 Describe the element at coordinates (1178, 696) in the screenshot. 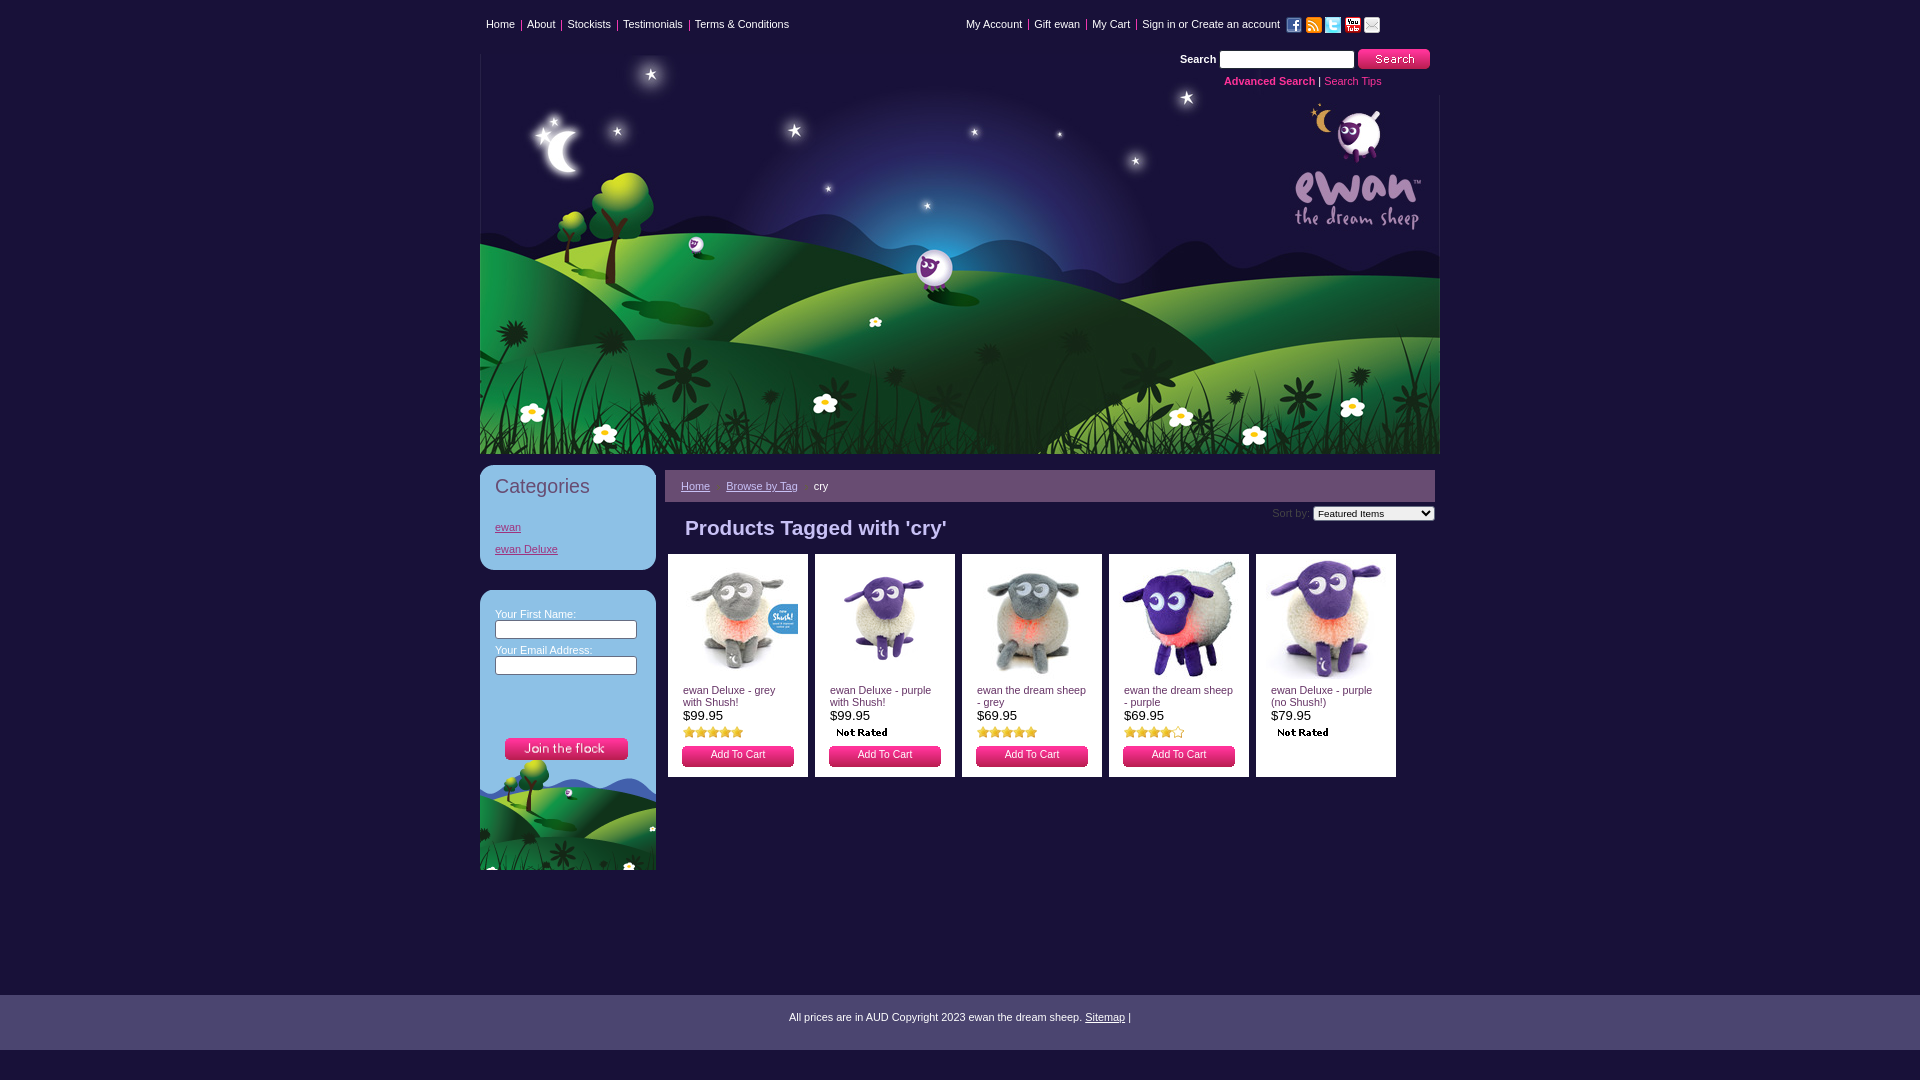

I see `'ewan the dream sheep - purple'` at that location.